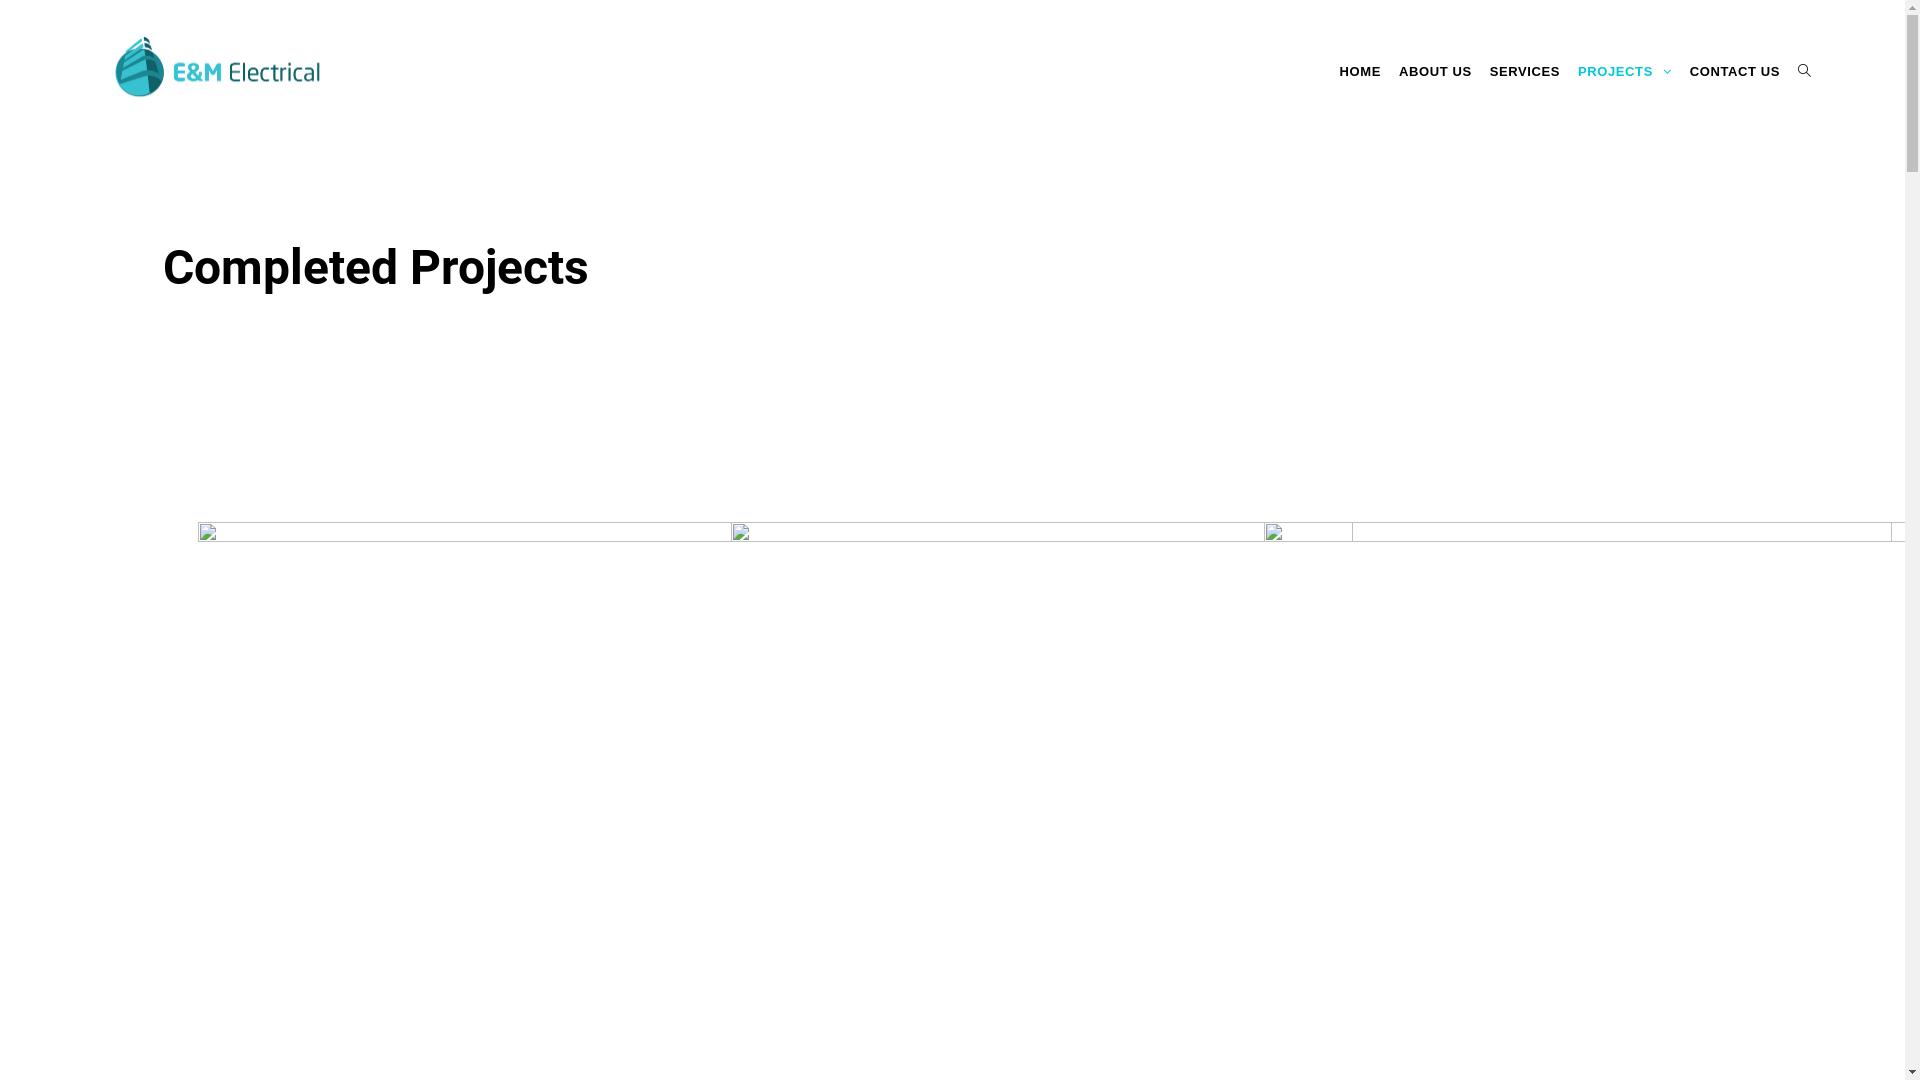 This screenshot has width=1920, height=1080. I want to click on 'www.eandmelectrical.com.au', so click(676, 975).